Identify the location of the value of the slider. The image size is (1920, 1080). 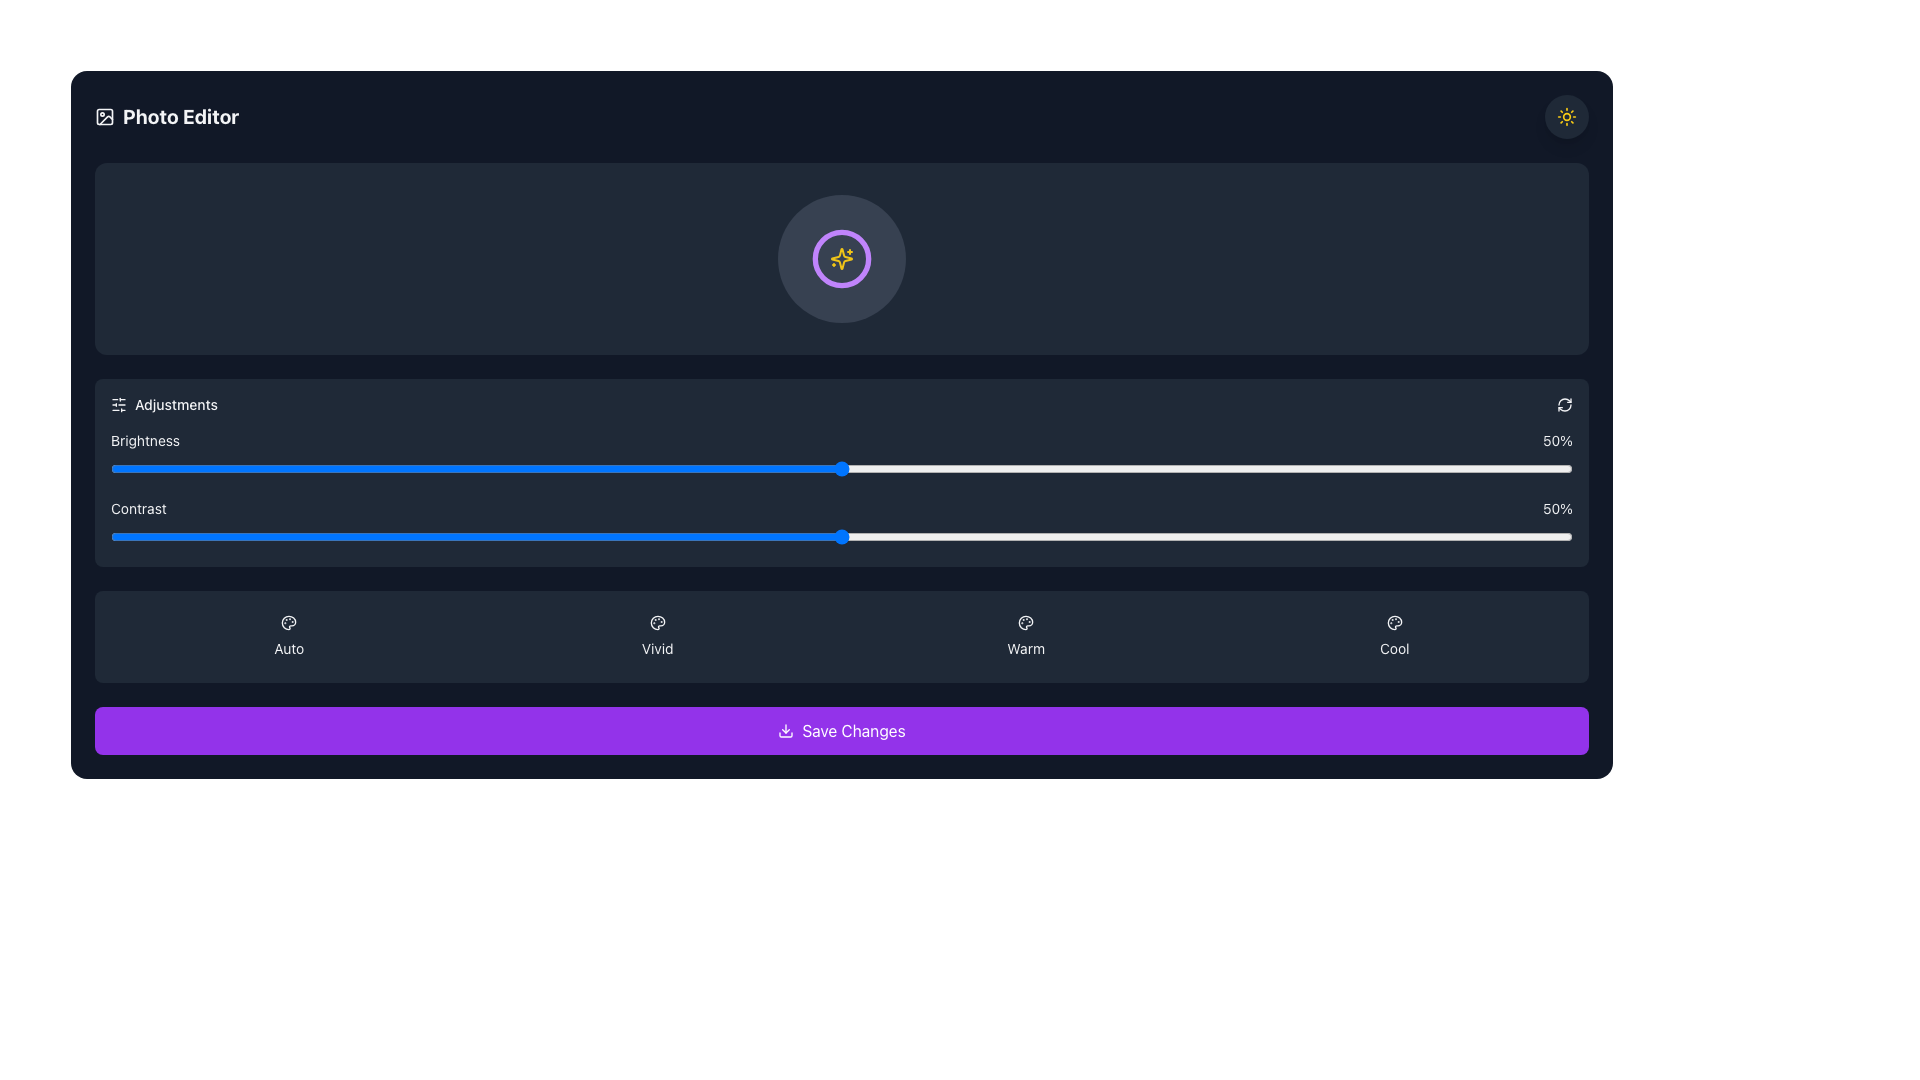
(1280, 535).